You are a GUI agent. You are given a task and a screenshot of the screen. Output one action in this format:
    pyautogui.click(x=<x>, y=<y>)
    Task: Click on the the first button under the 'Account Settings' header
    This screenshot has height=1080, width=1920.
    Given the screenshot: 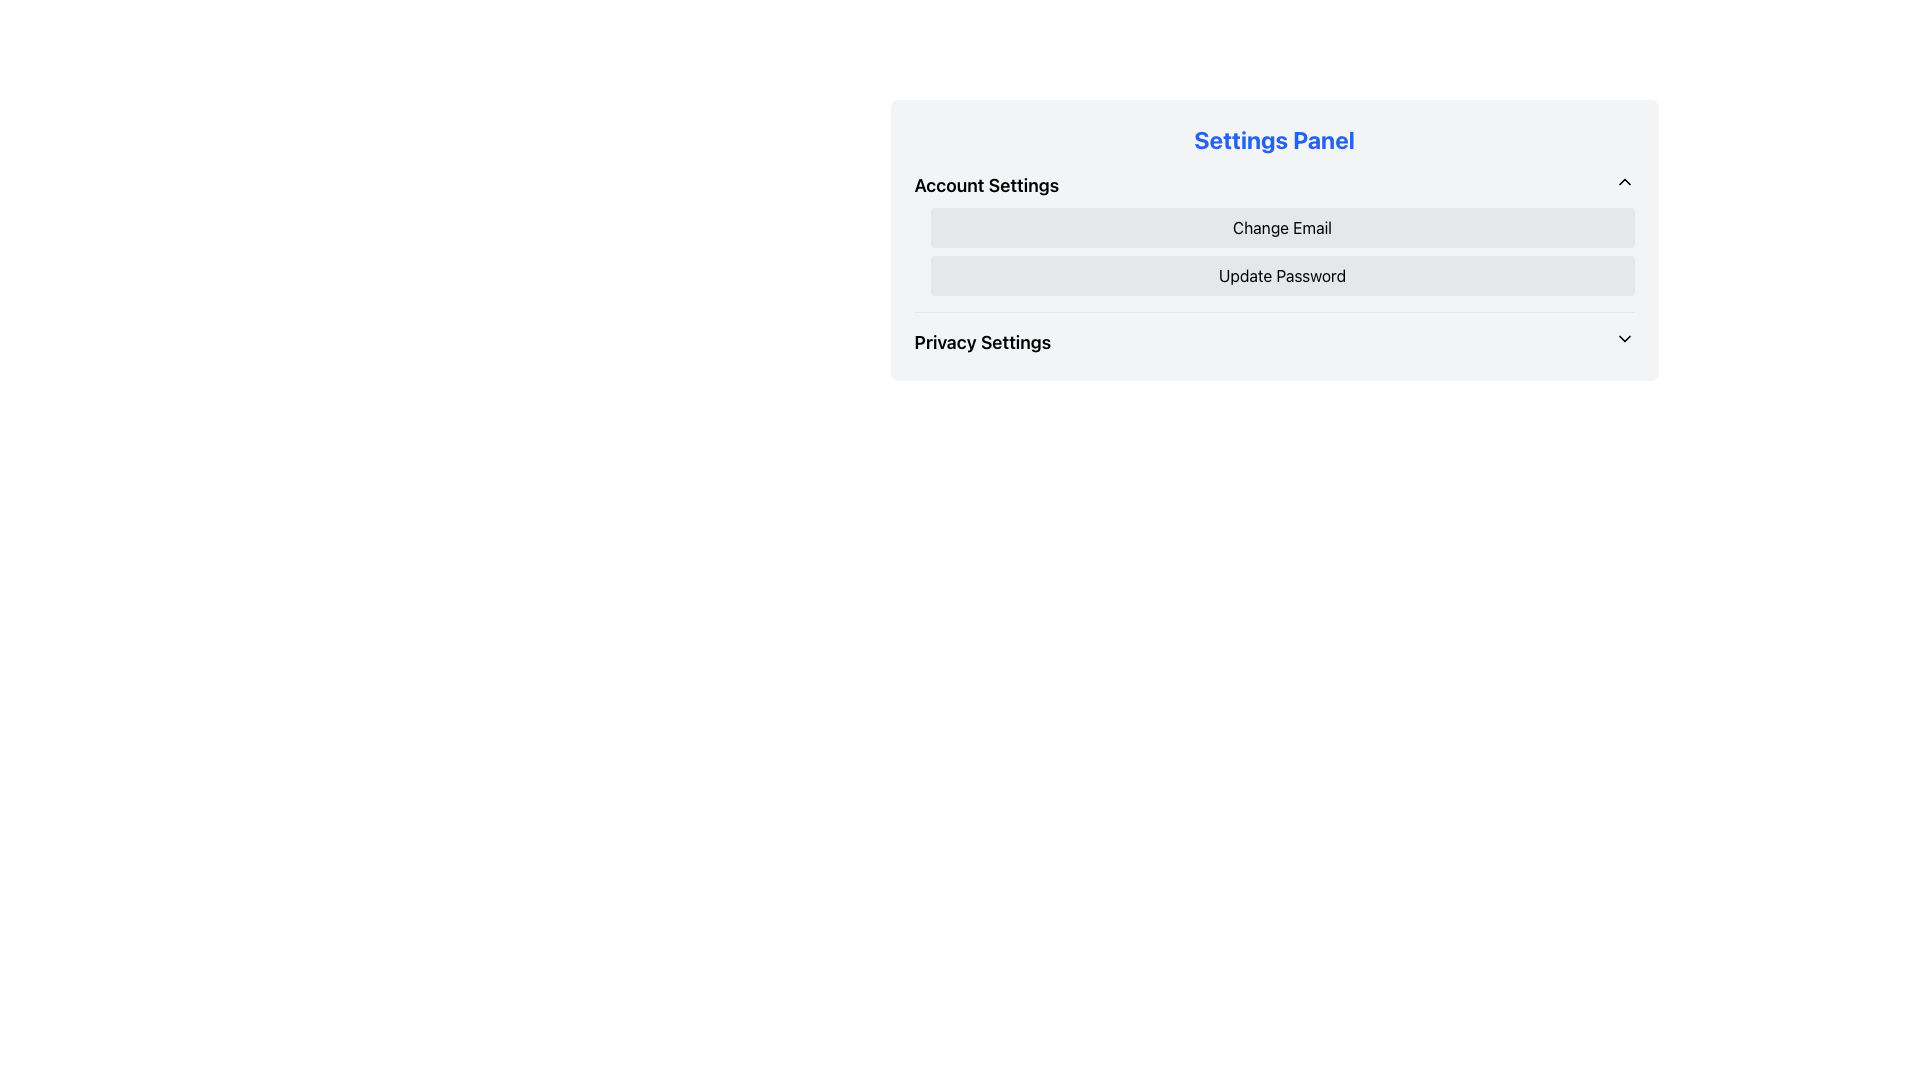 What is the action you would take?
    pyautogui.click(x=1282, y=226)
    